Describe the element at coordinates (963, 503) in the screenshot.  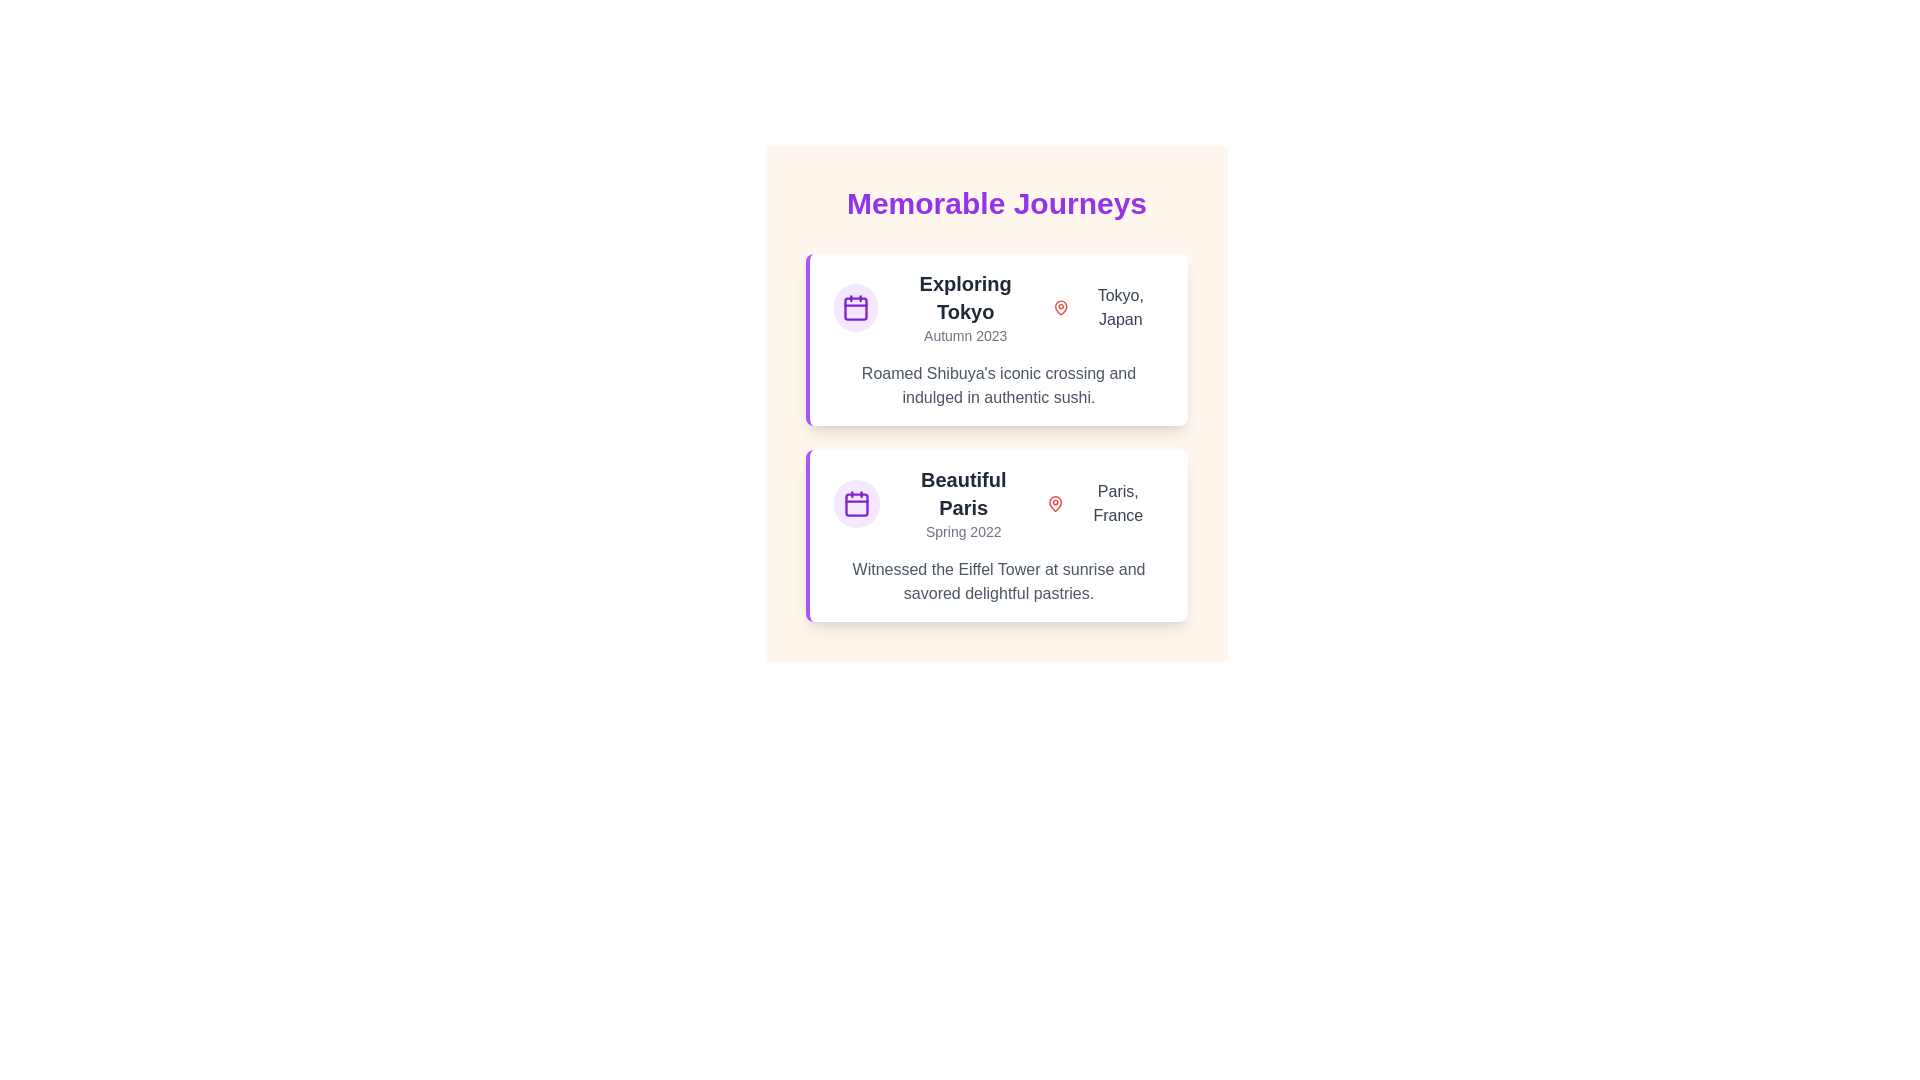
I see `the static text element that displays the title 'Beautiful Paris' and the time period 'Spring 2022', located in the center-right area of the second card under 'Memorable Journeys'` at that location.